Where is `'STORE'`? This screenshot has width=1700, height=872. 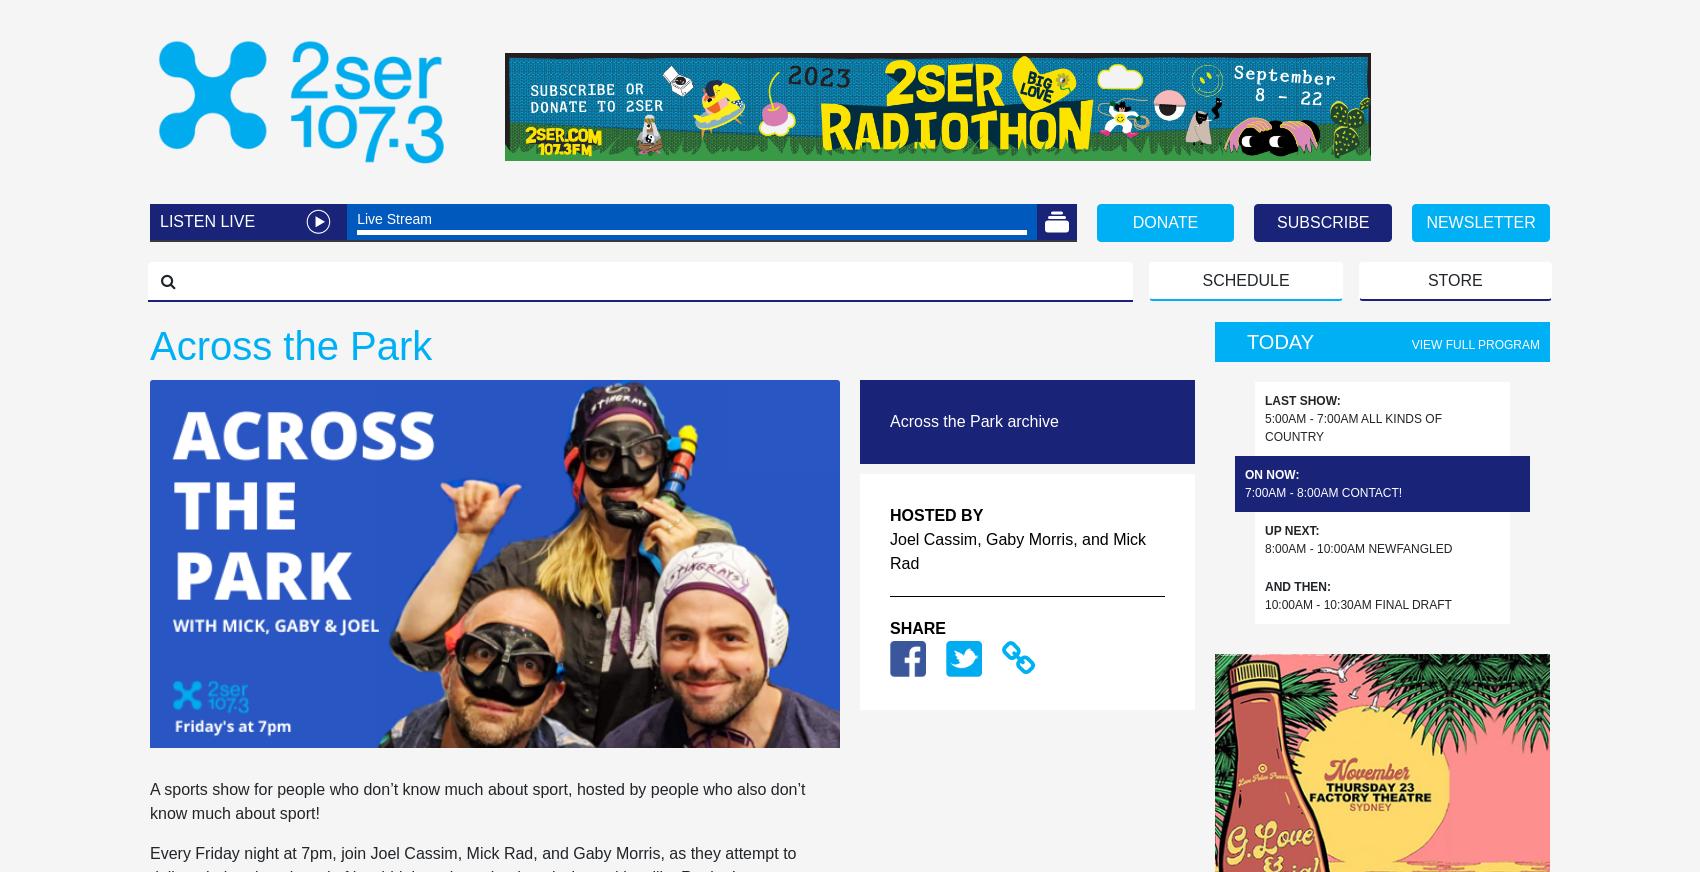 'STORE' is located at coordinates (1453, 279).